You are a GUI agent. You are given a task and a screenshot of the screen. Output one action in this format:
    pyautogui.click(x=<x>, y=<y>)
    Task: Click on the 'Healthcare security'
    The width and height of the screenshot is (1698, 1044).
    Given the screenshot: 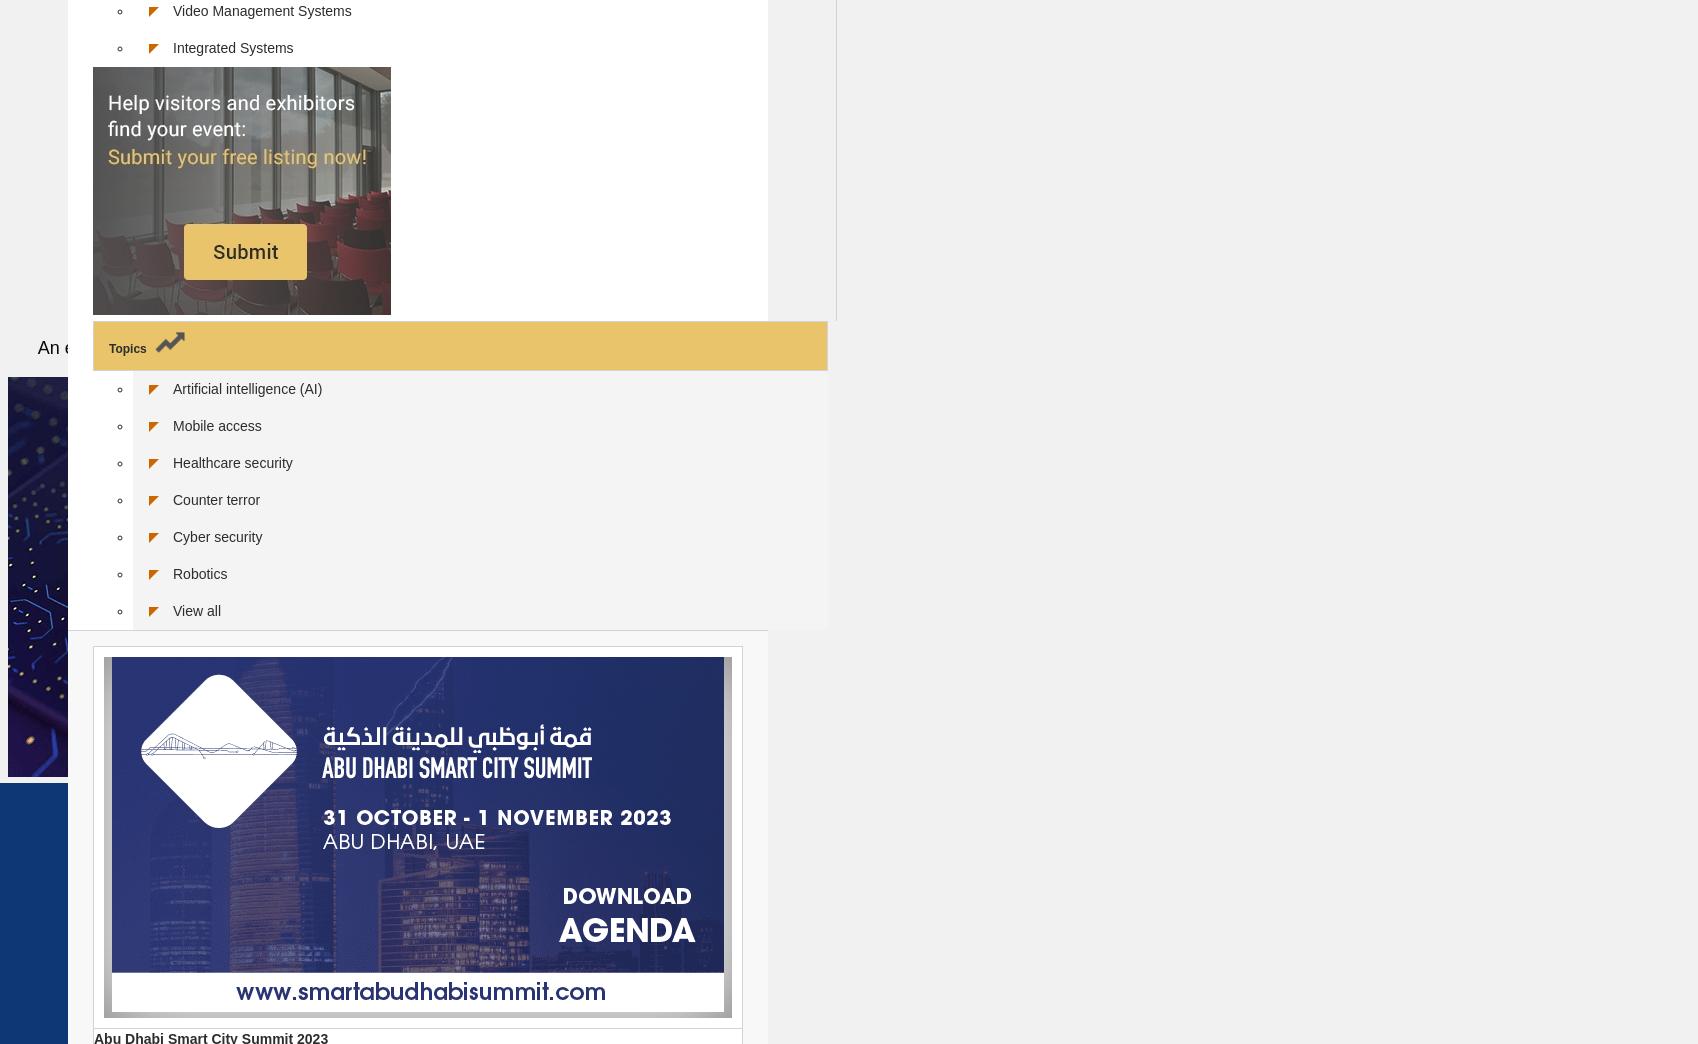 What is the action you would take?
    pyautogui.click(x=232, y=461)
    